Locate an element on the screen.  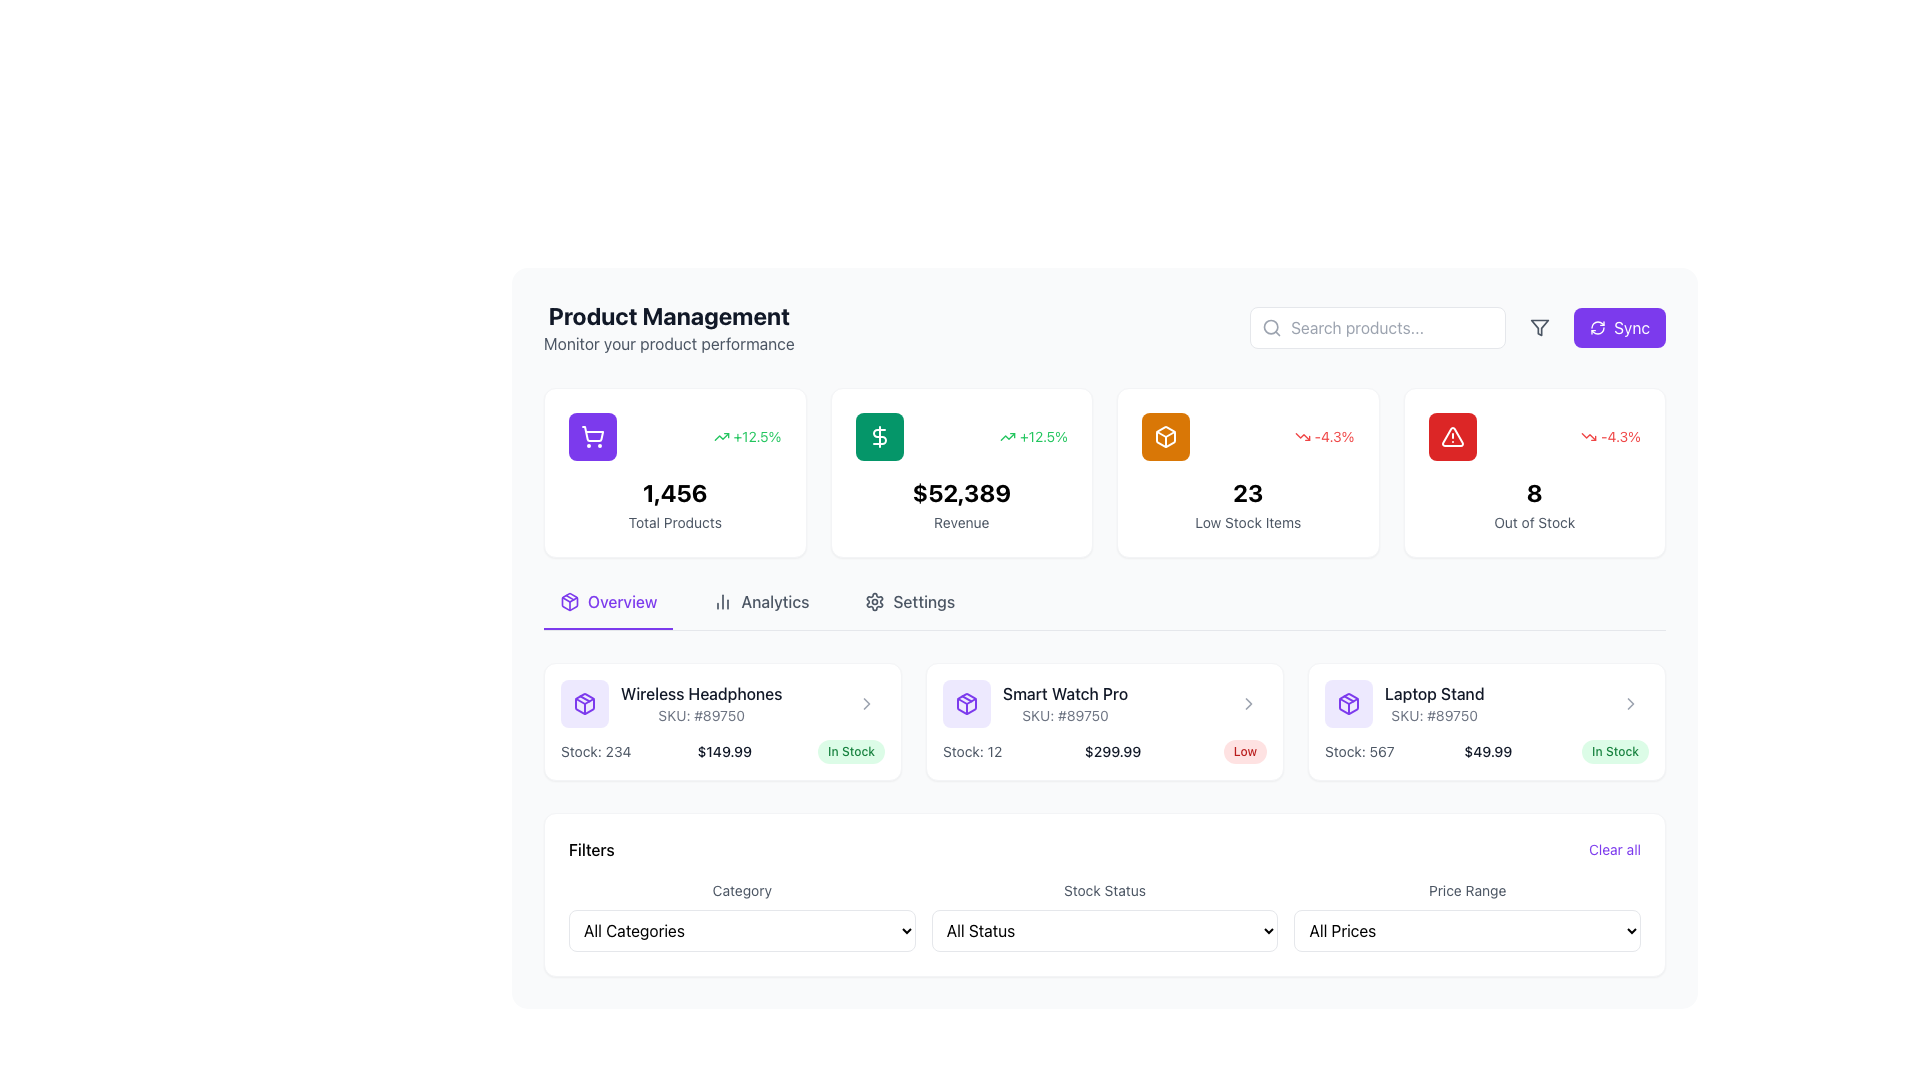
the magnifying glass icon representing the search function, located within the search input bar on the left side of the input field is located at coordinates (1271, 326).